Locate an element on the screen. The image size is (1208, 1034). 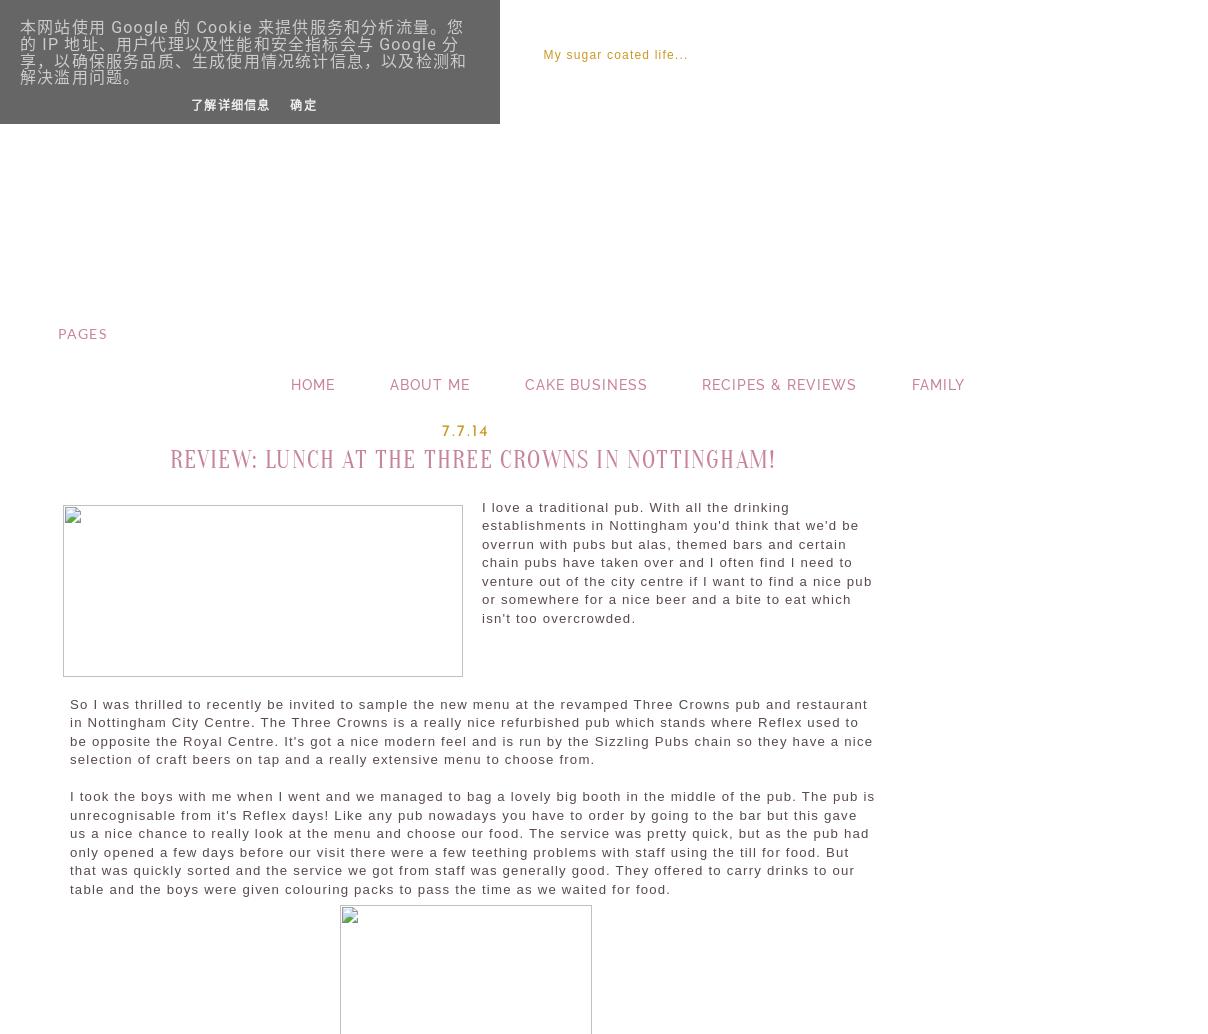
'I took the boys with me when I went and we managed to bag a lovely big booth in the middle of the pub. The pub is unrecognisable from it's Reflex days! Like any pub nowadays you have to order by going to the bar but this gave us a nice chance to really look at the menu and choose our food. The service was pretty quick, but as the pub had only opened a few days before our visit there were a few teething problems with staff using the till for food. But that was quickly sorted and the service we got from staff was generally good. They offered to carry drinks to our table and the boys were given colouring packs to pass the time as we waited for food.' is located at coordinates (472, 841).